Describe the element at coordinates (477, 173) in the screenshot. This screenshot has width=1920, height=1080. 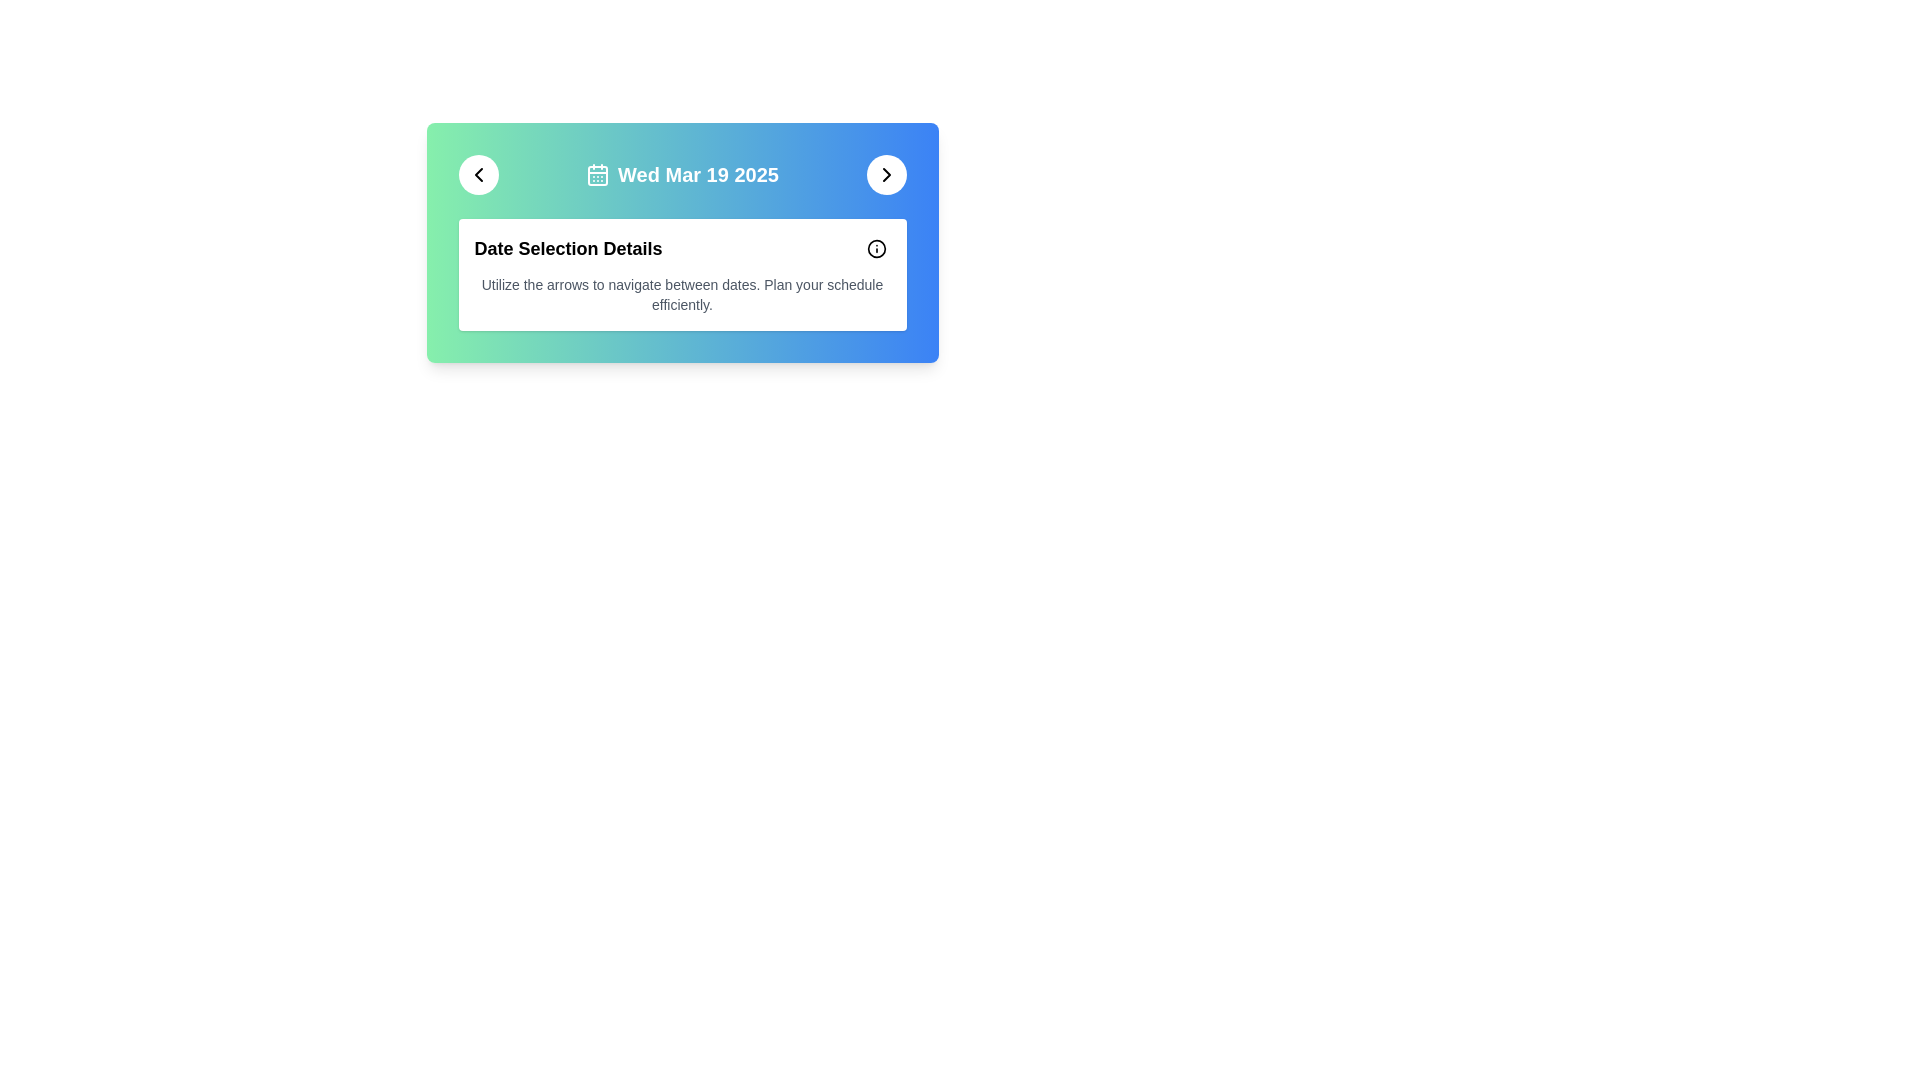
I see `the left-pointing chevron icon, which is the leftmost interactive icon on a circular button-like structure in a horizontal gradient bar` at that location.